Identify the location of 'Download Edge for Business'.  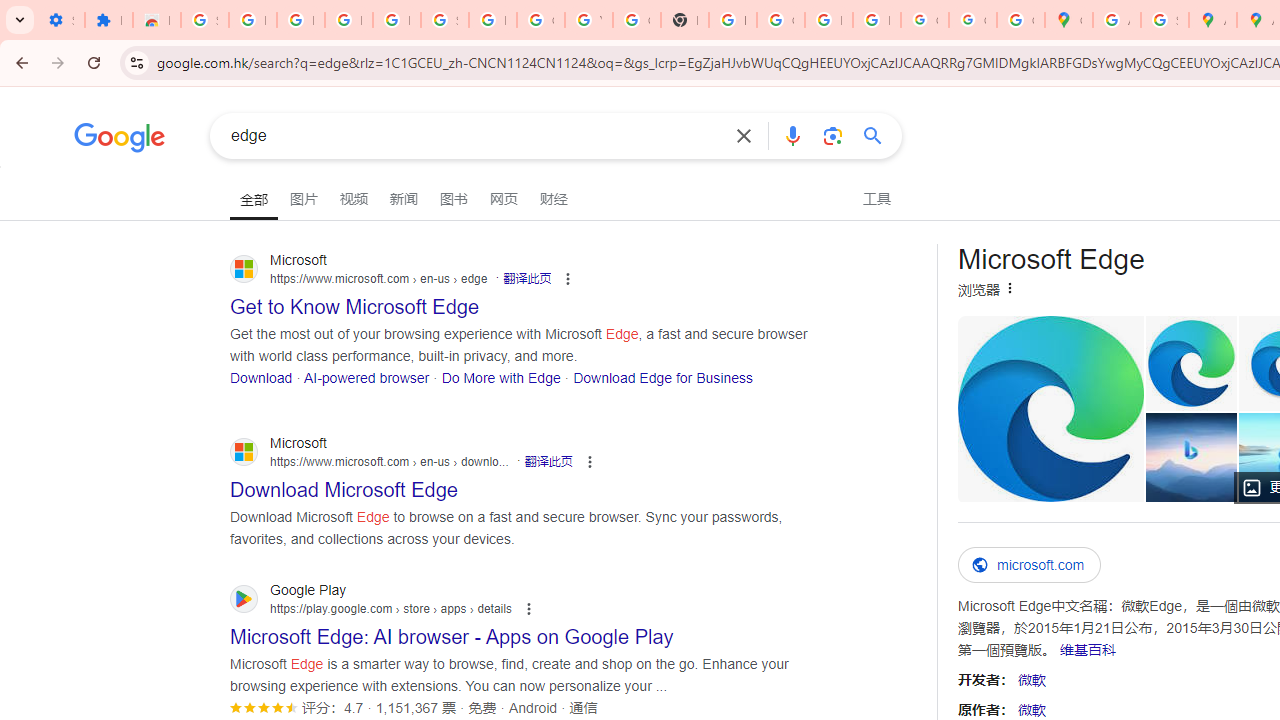
(663, 377).